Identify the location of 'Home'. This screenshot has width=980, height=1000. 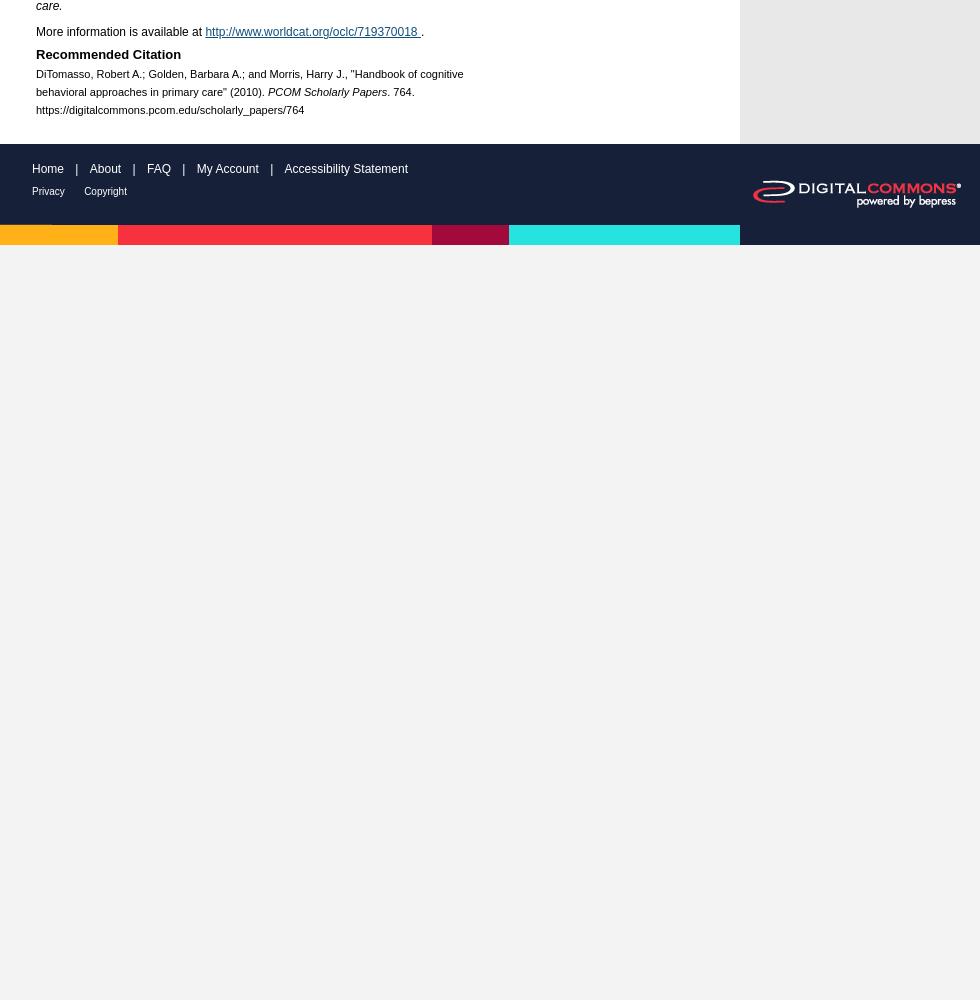
(32, 168).